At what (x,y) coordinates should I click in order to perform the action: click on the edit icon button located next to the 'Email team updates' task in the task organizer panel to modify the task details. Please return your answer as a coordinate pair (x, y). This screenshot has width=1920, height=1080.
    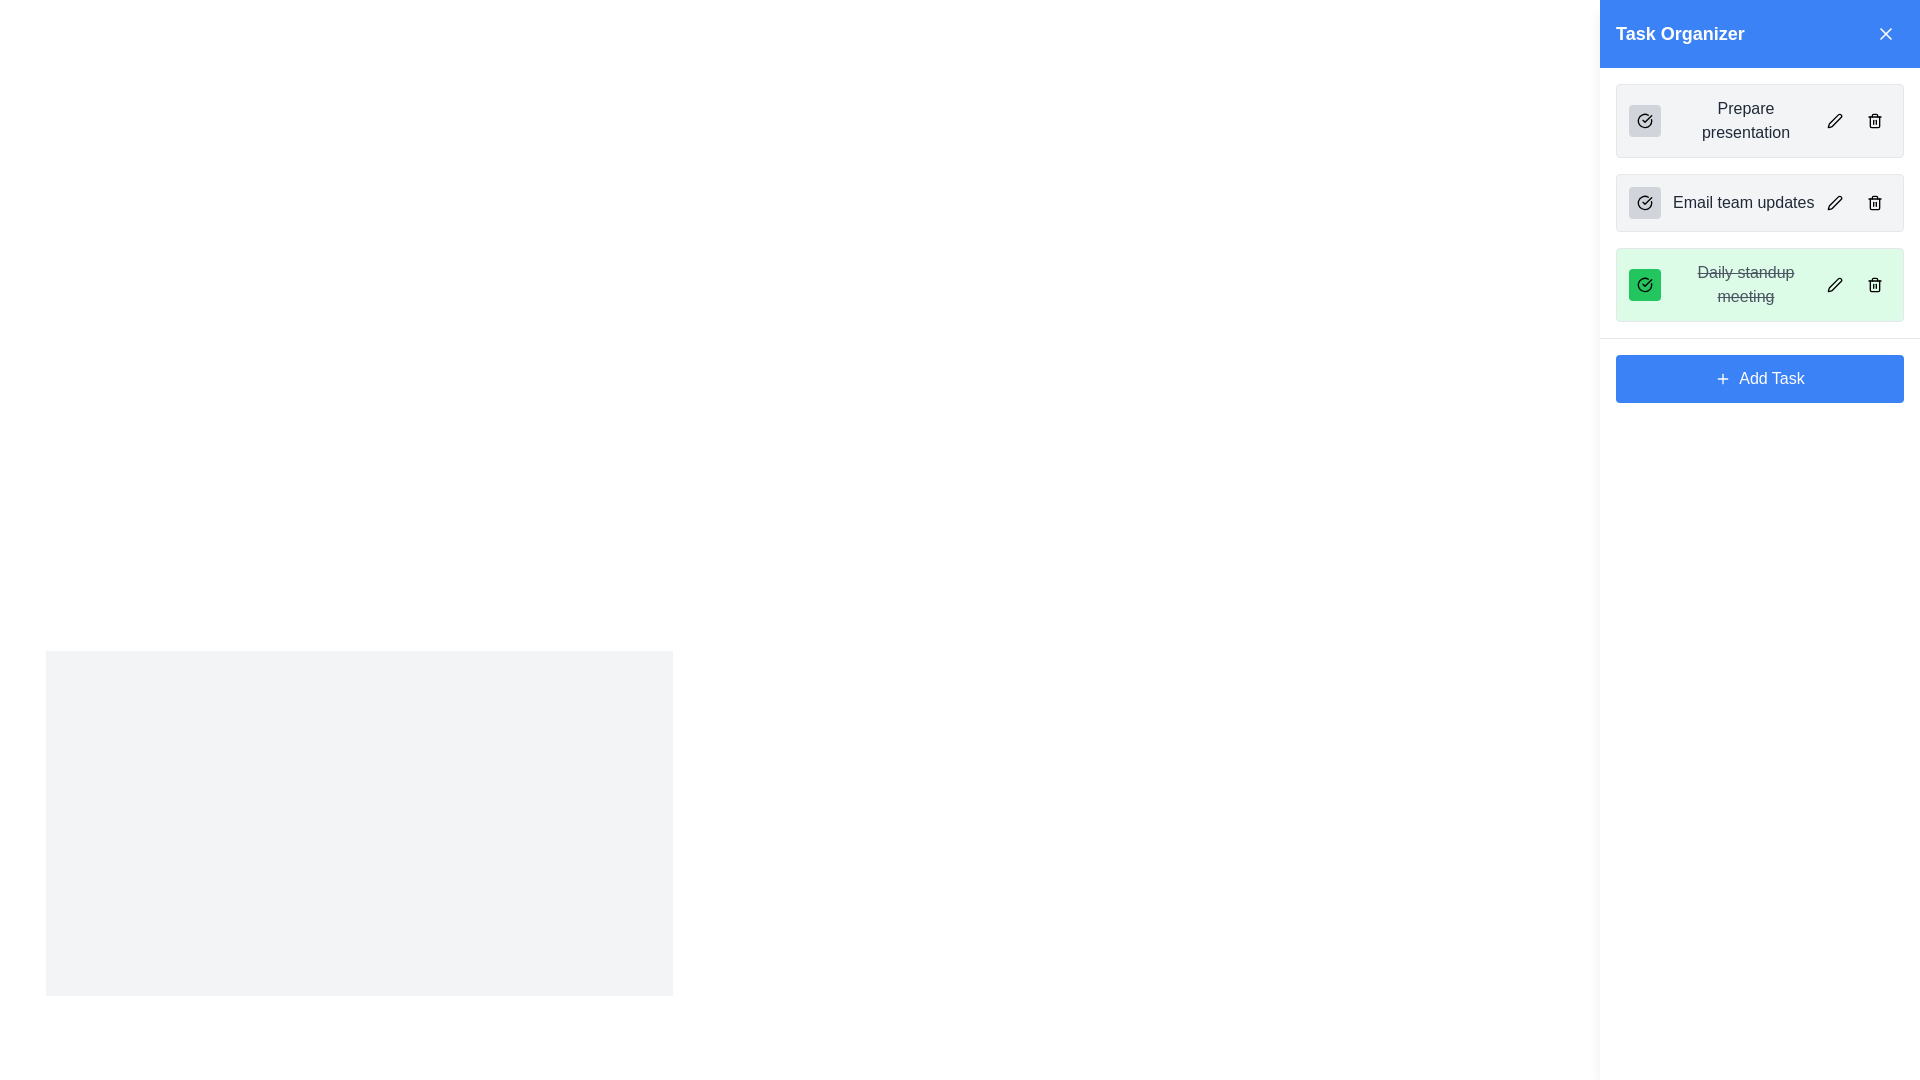
    Looking at the image, I should click on (1834, 201).